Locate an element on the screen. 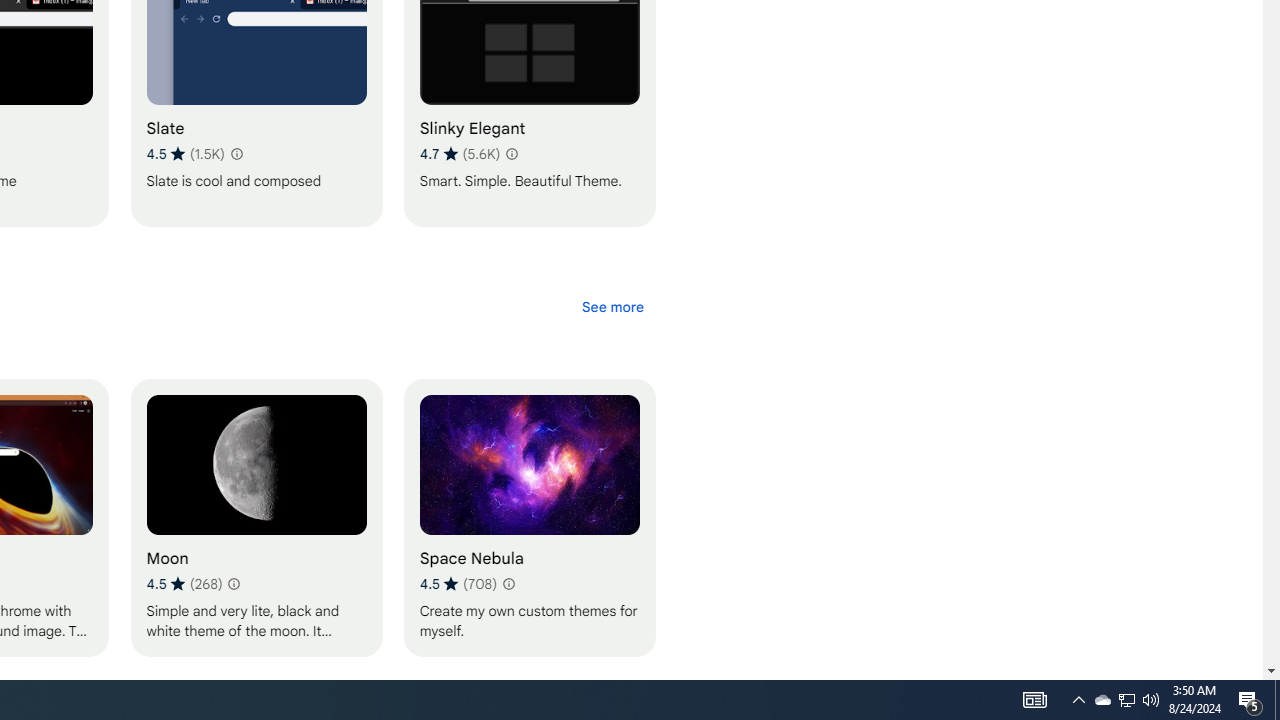  'Average rating 4.5 out of 5 stars. 1.5K ratings.' is located at coordinates (185, 153).